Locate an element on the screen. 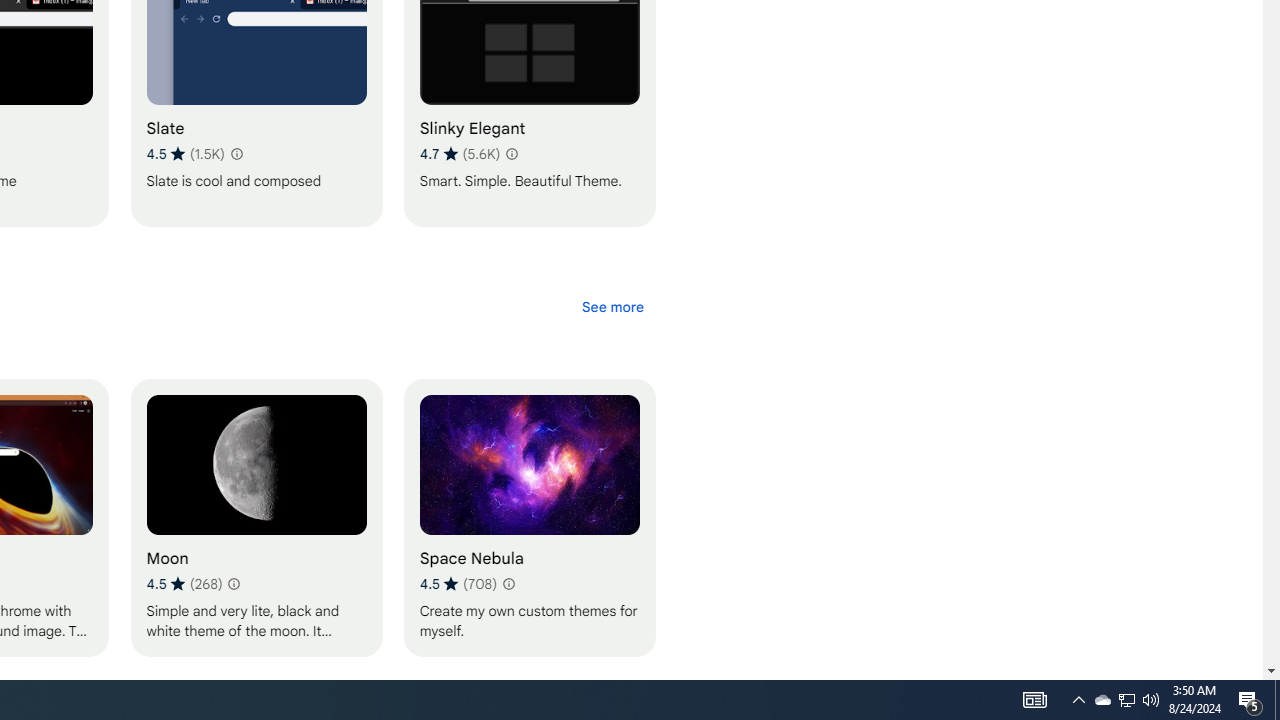  'Average rating 4.5 out of 5 stars. 1.5K ratings.' is located at coordinates (185, 153).